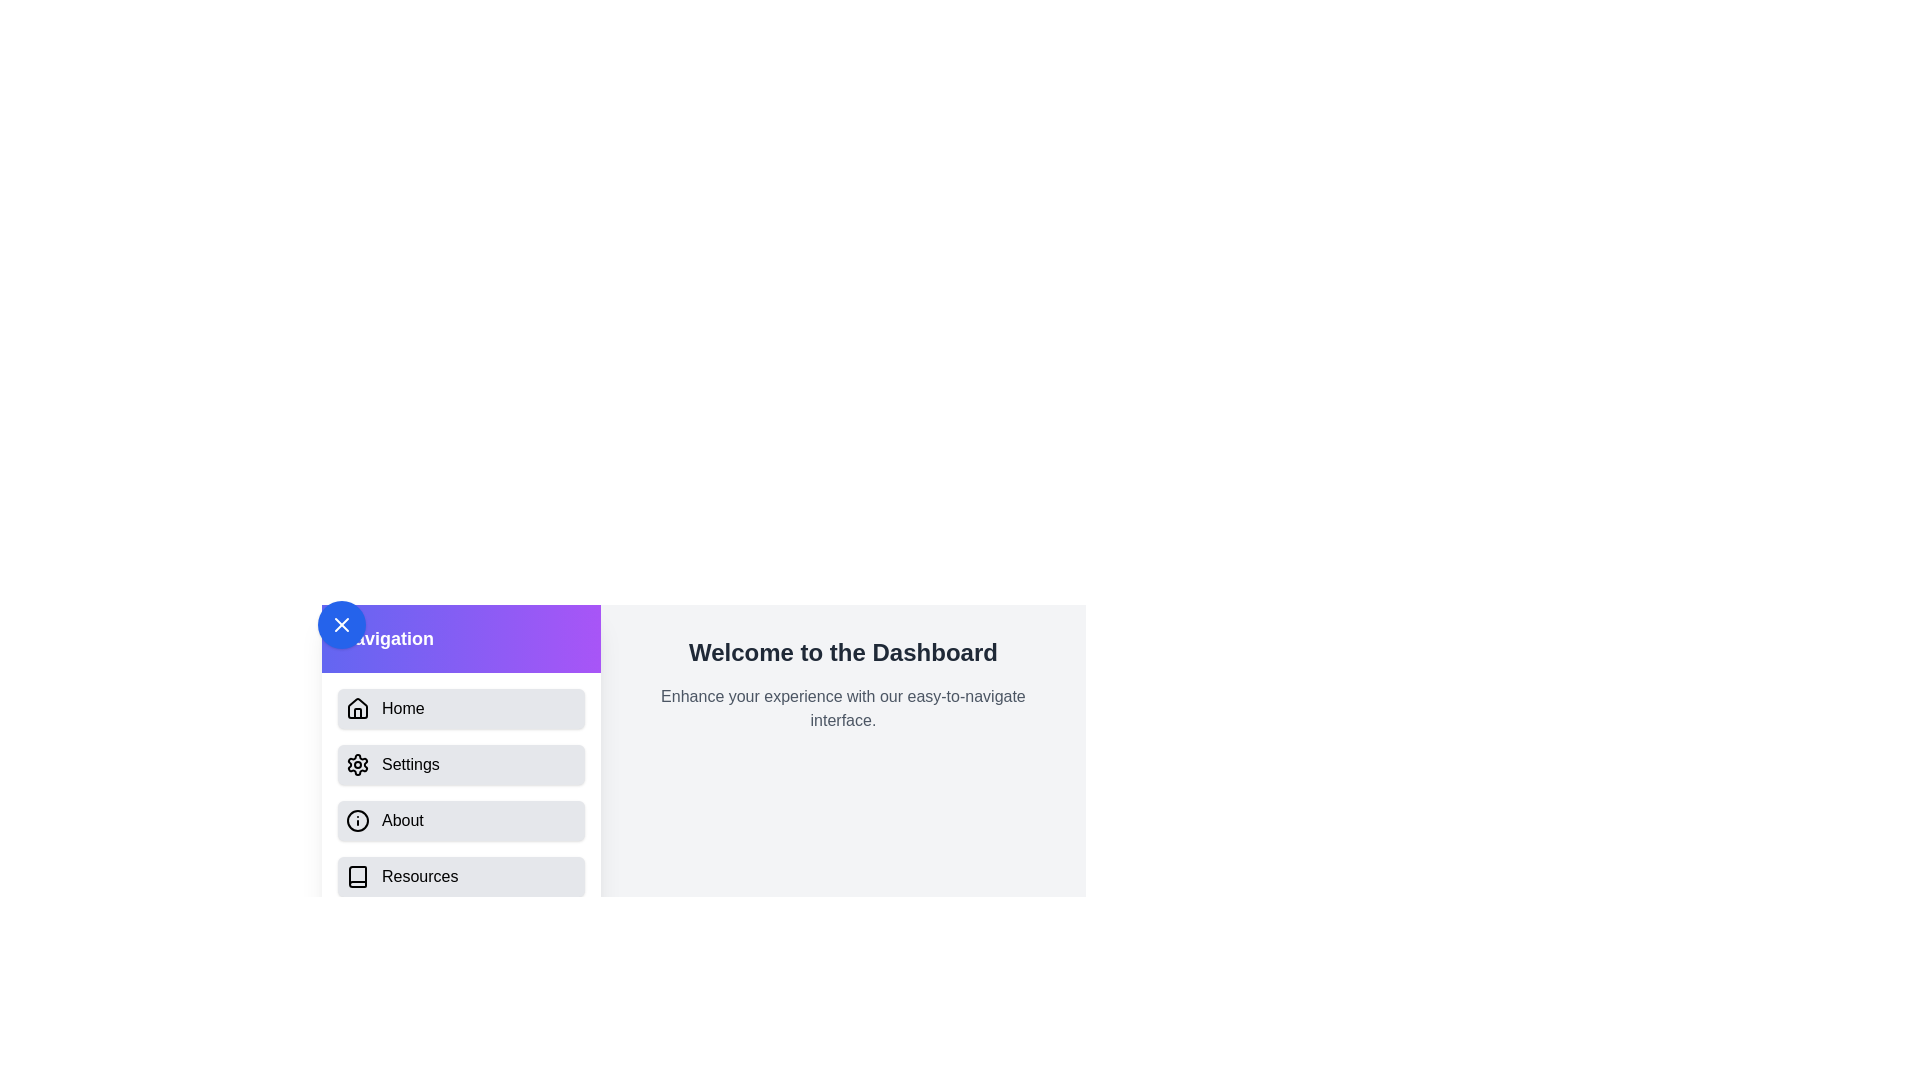 Image resolution: width=1920 pixels, height=1080 pixels. What do you see at coordinates (341, 623) in the screenshot?
I see `the button to toggle the drawer visibility` at bounding box center [341, 623].